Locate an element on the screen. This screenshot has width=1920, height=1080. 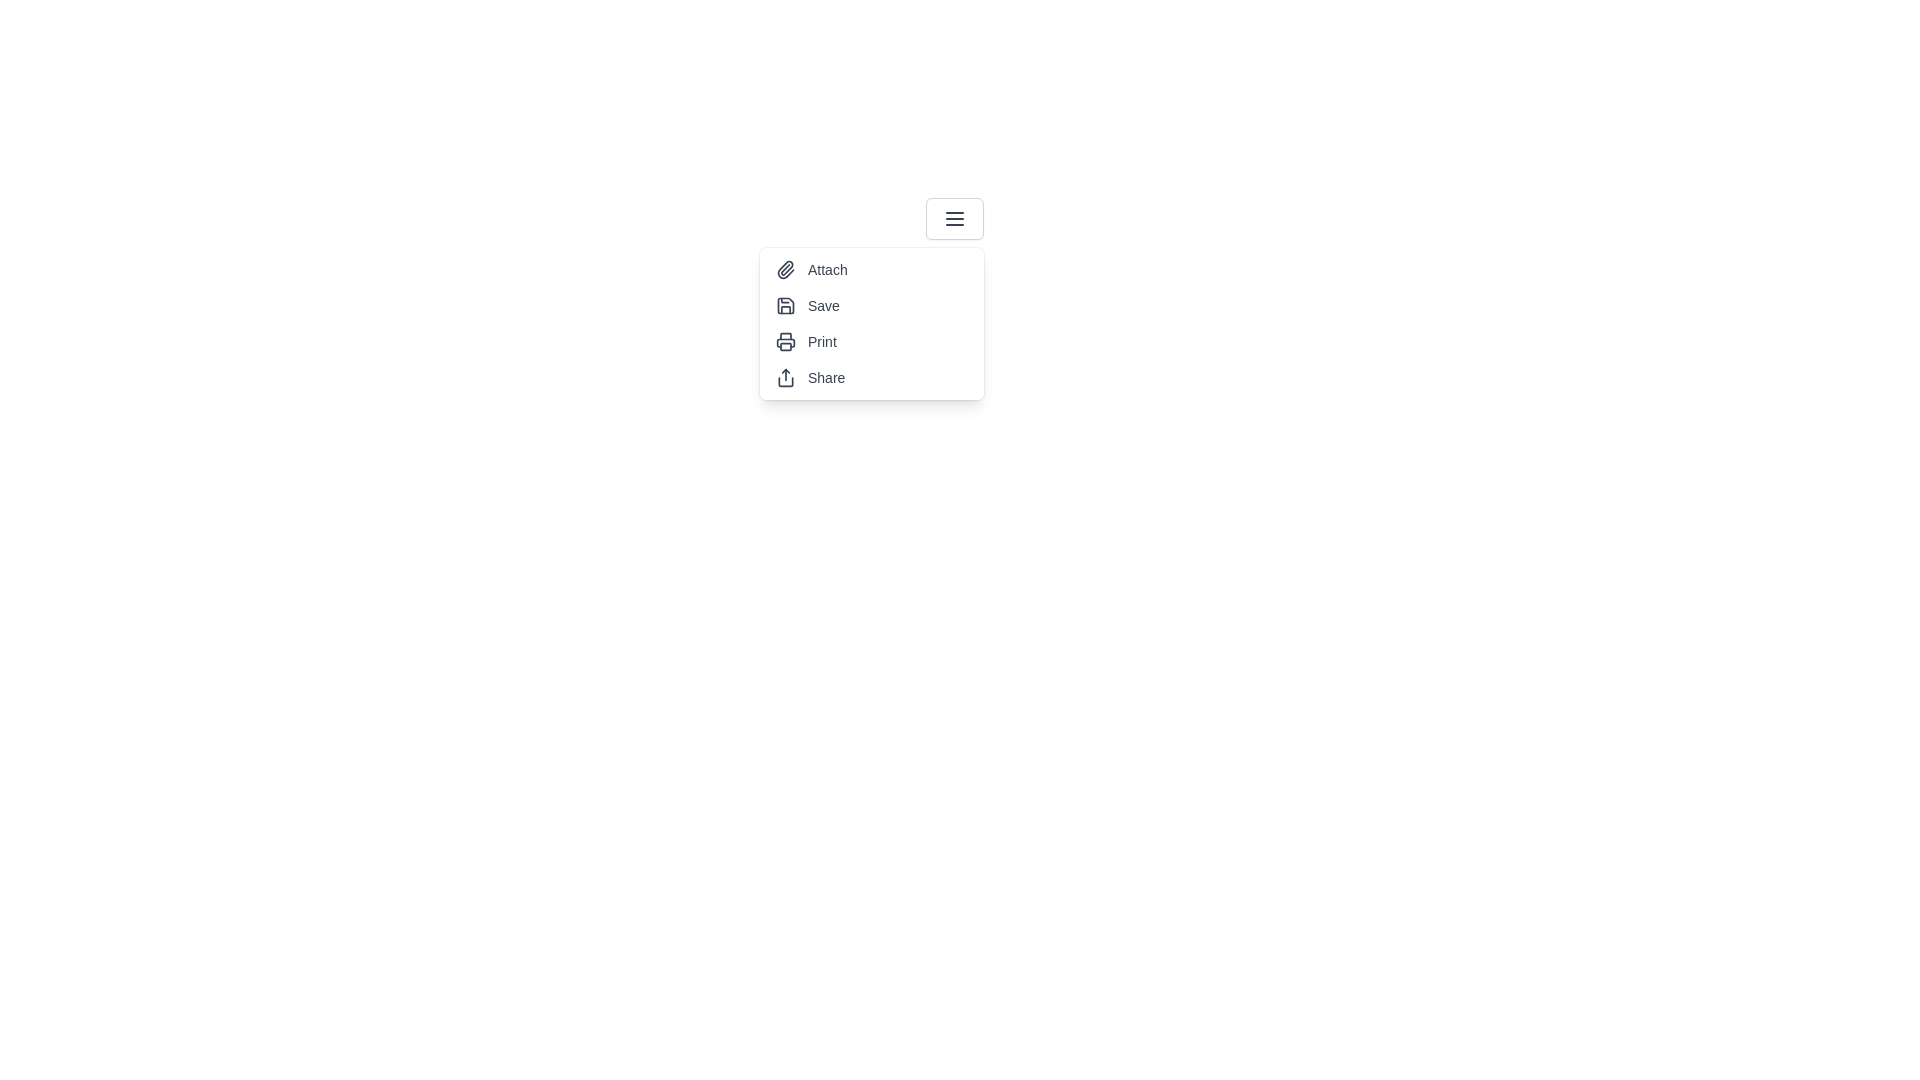
the fourth interactive menu item in the dropdown menu that allows sharing an item or resource, located below 'Print', 'Save', and 'Attach' is located at coordinates (872, 378).